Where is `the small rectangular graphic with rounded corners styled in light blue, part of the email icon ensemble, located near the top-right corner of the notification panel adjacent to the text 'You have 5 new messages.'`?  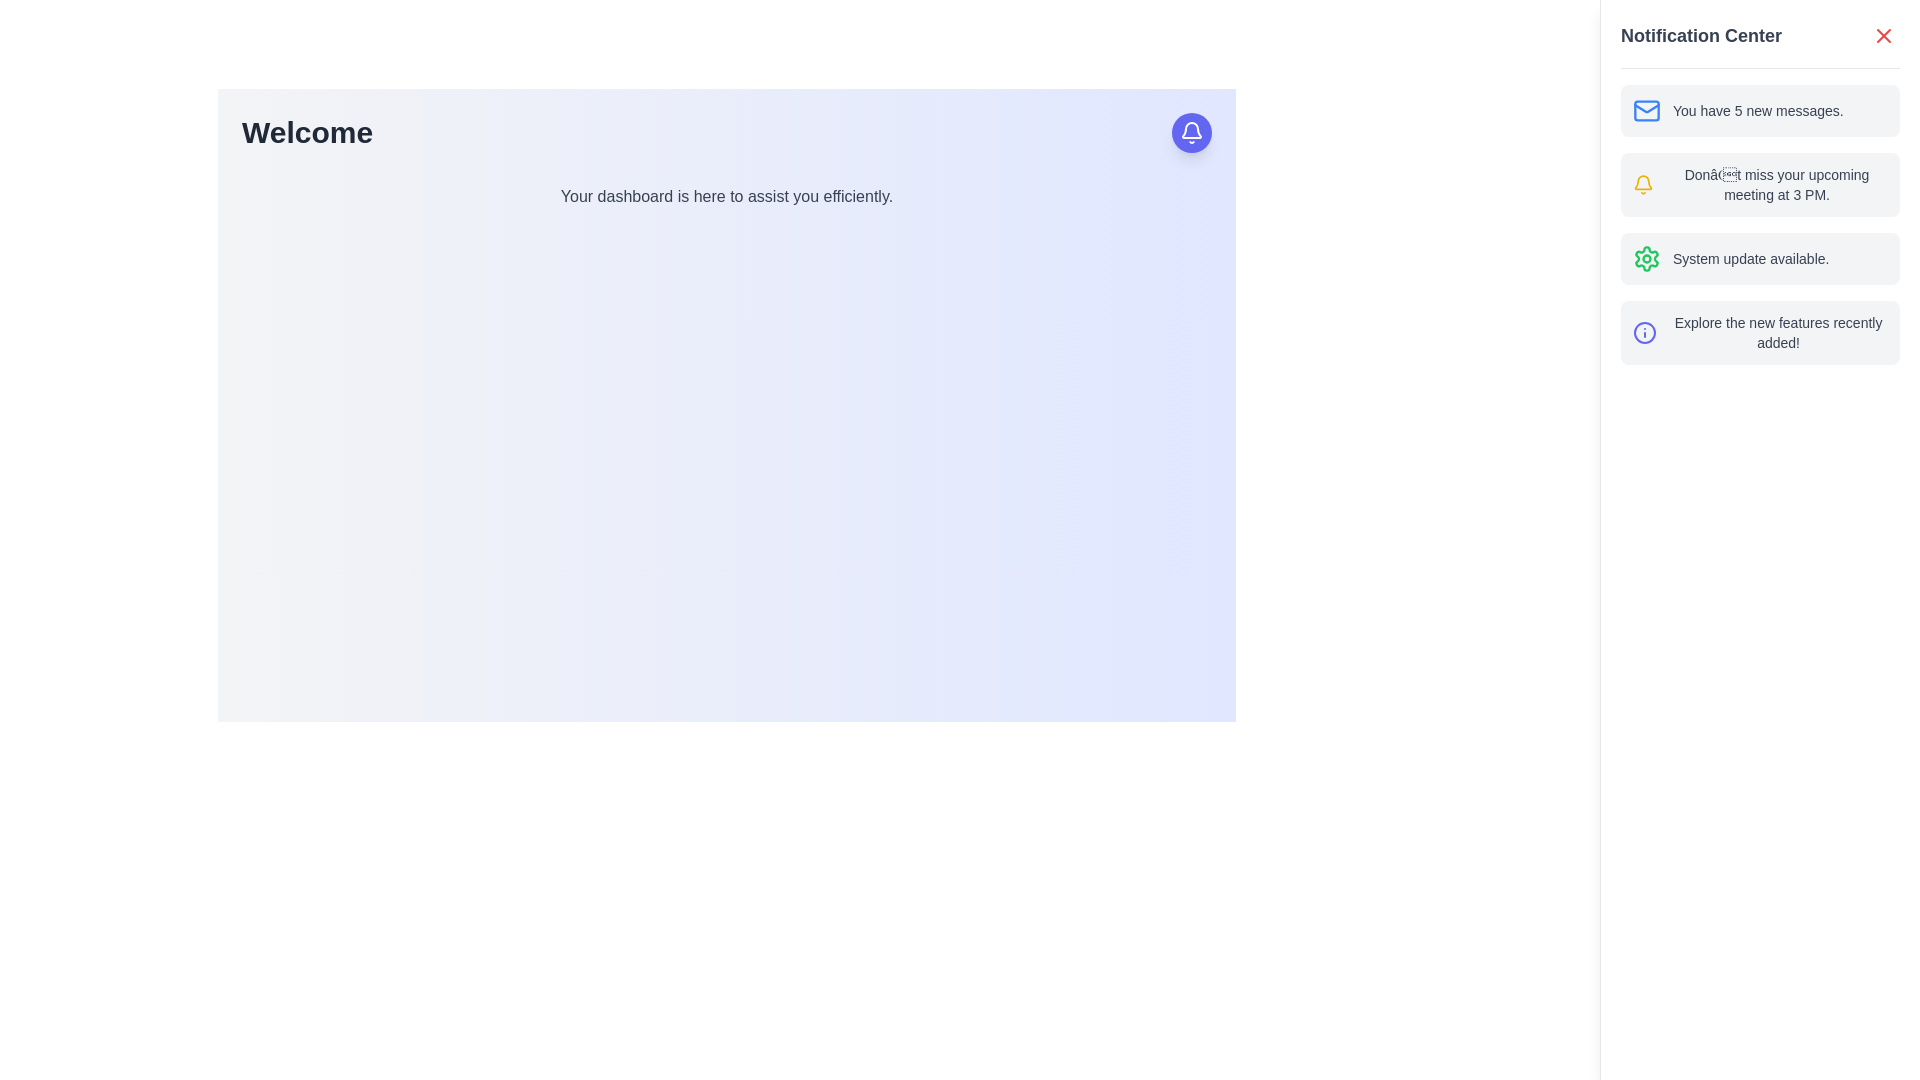
the small rectangular graphic with rounded corners styled in light blue, part of the email icon ensemble, located near the top-right corner of the notification panel adjacent to the text 'You have 5 new messages.' is located at coordinates (1646, 111).